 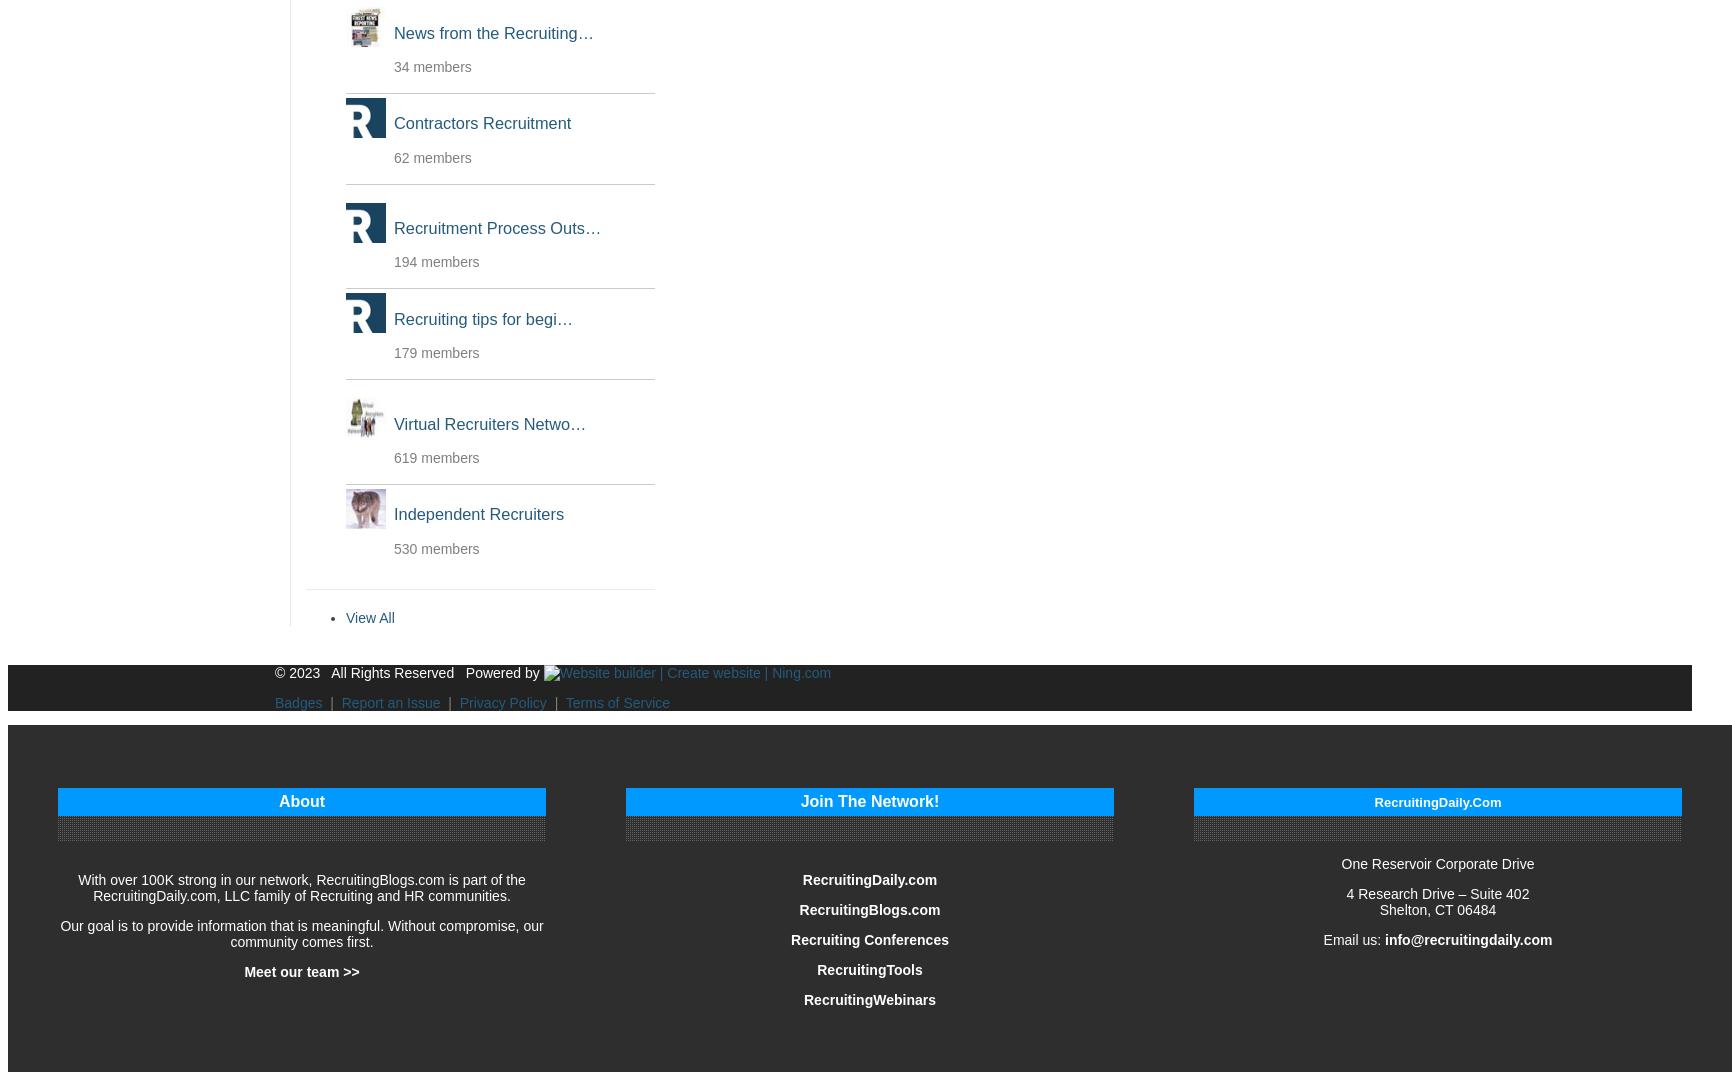 What do you see at coordinates (300, 885) in the screenshot?
I see `'With over 100K strong in our network, RecruitingBlogs.com is part of the RecruitingDaily.com, LLC family of Recruiting and HR communities.'` at bounding box center [300, 885].